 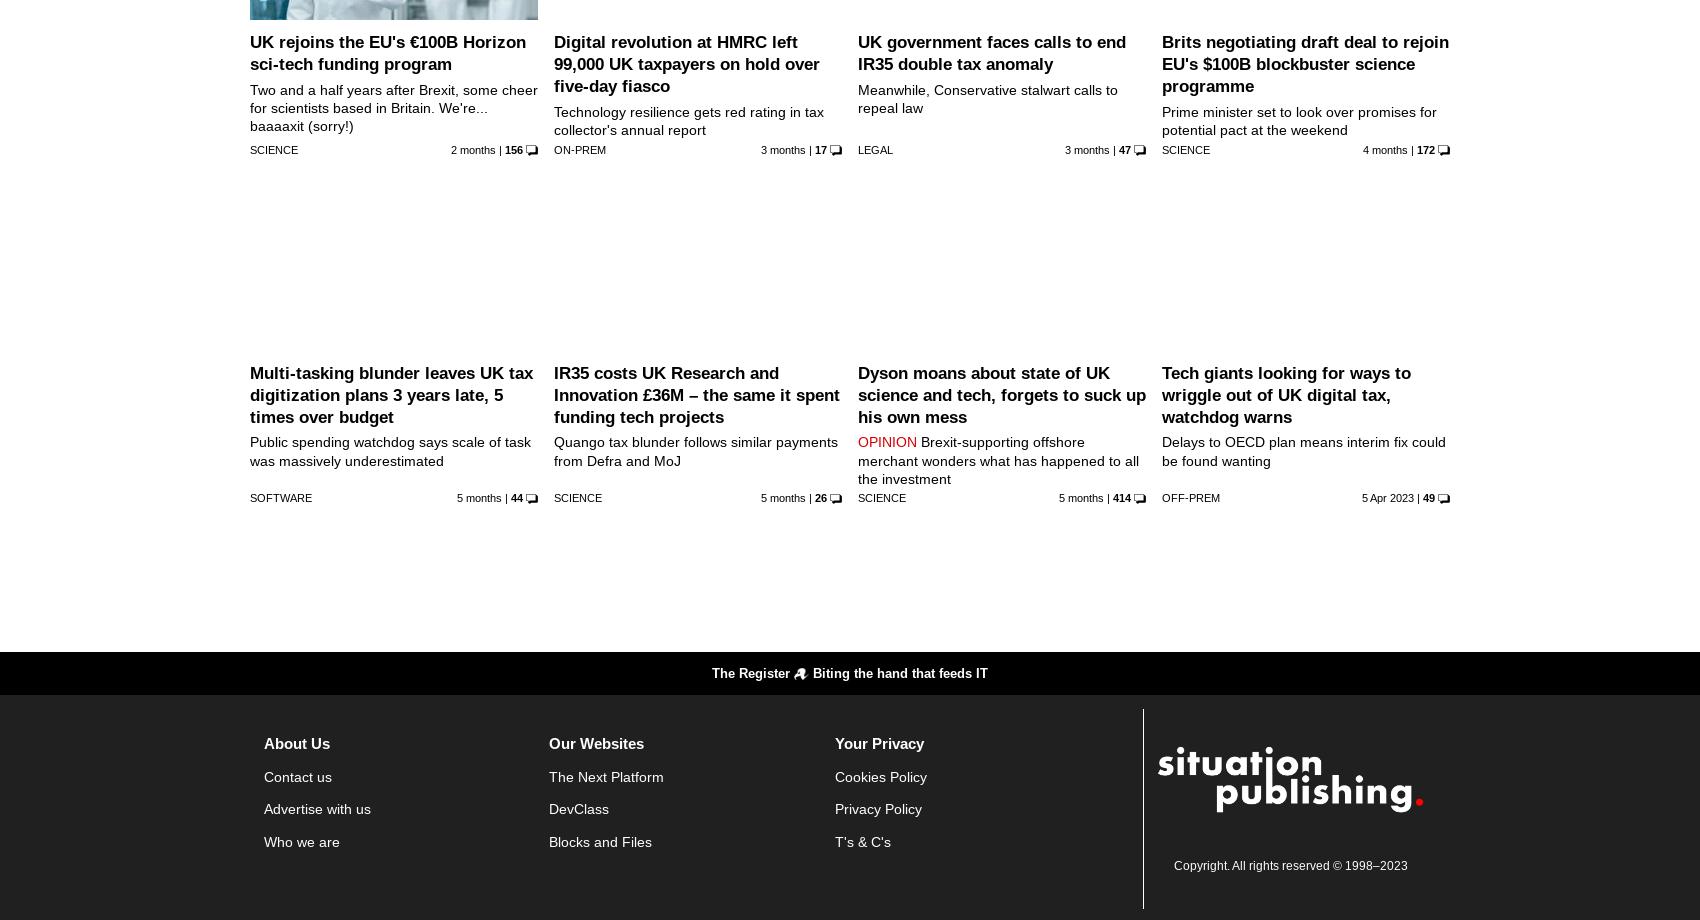 What do you see at coordinates (1362, 148) in the screenshot?
I see `'4 months'` at bounding box center [1362, 148].